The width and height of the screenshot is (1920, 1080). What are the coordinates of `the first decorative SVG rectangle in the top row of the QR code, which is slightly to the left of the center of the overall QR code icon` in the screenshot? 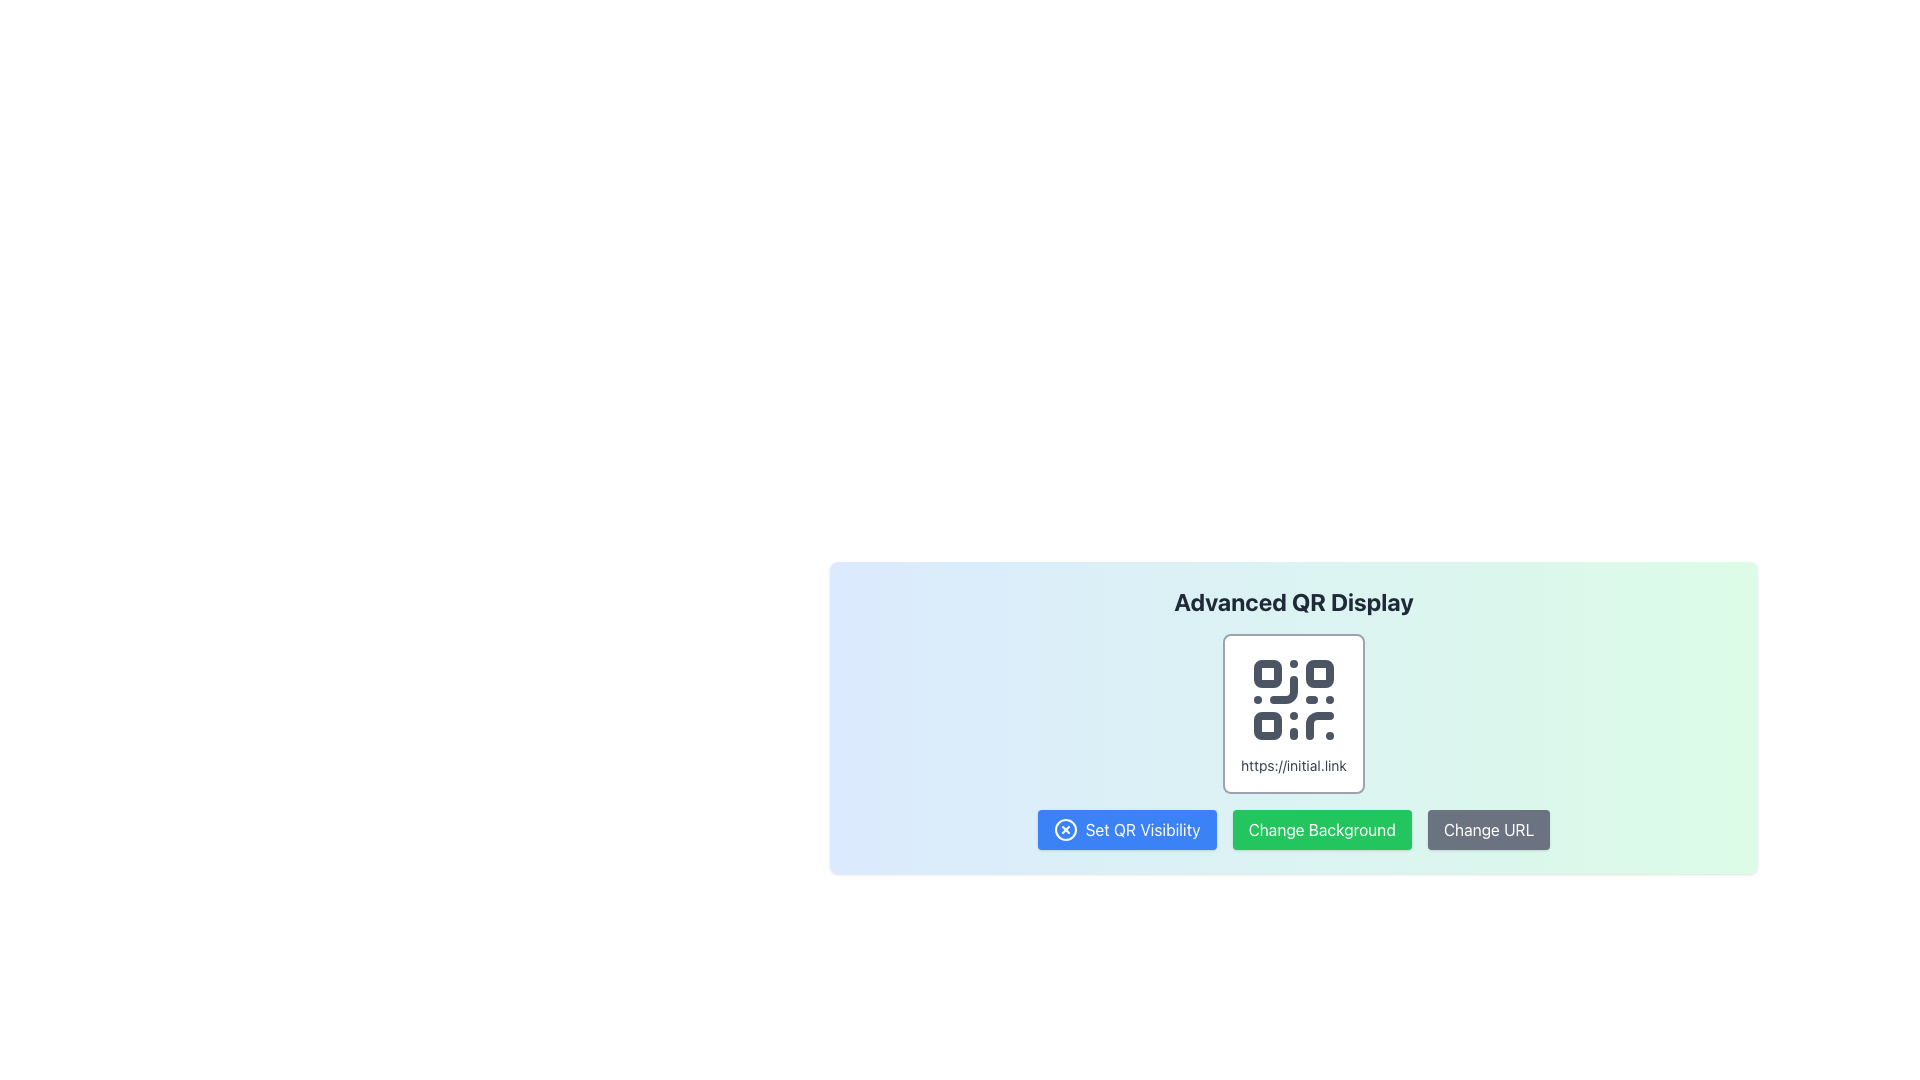 It's located at (1266, 674).